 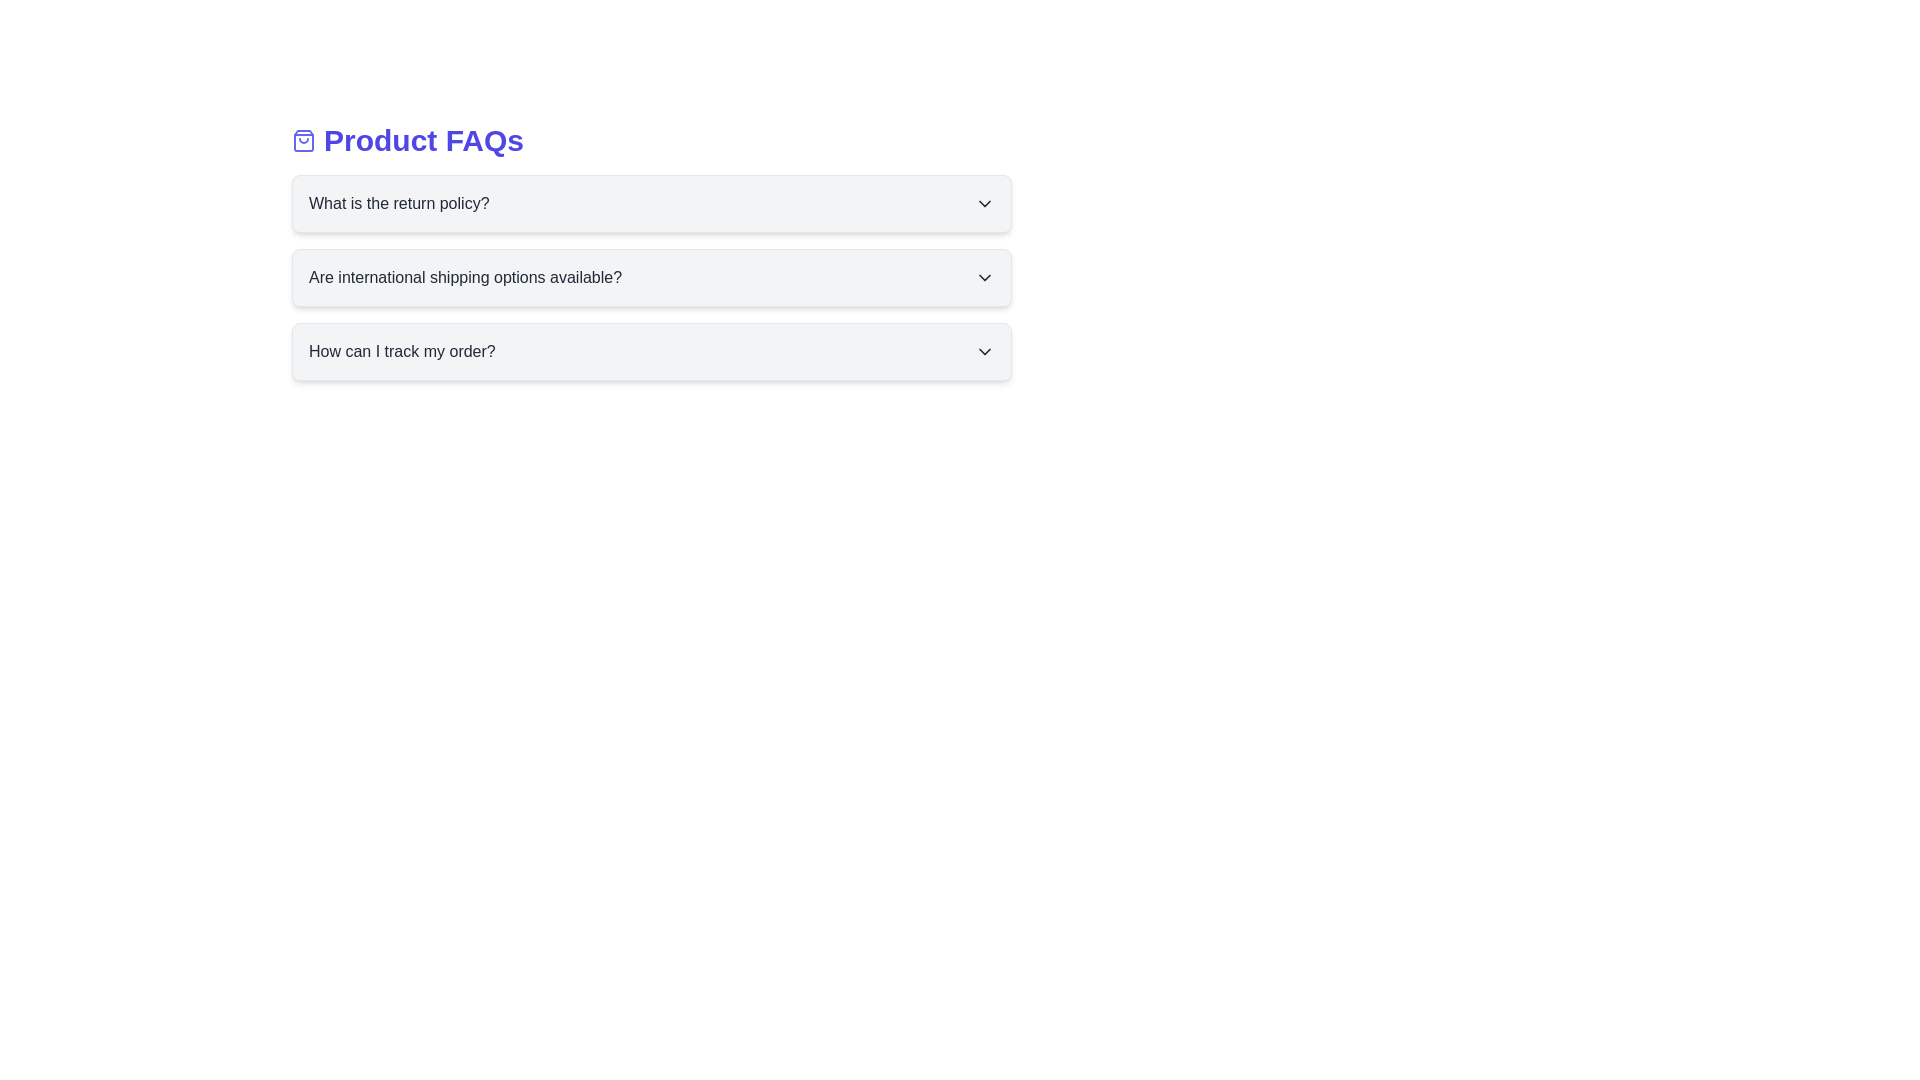 I want to click on the upper part of the shopping bag icon, which includes the handle and the opening, located to the left of the 'Product FAQs' text in the FAQ section, so click(x=302, y=140).